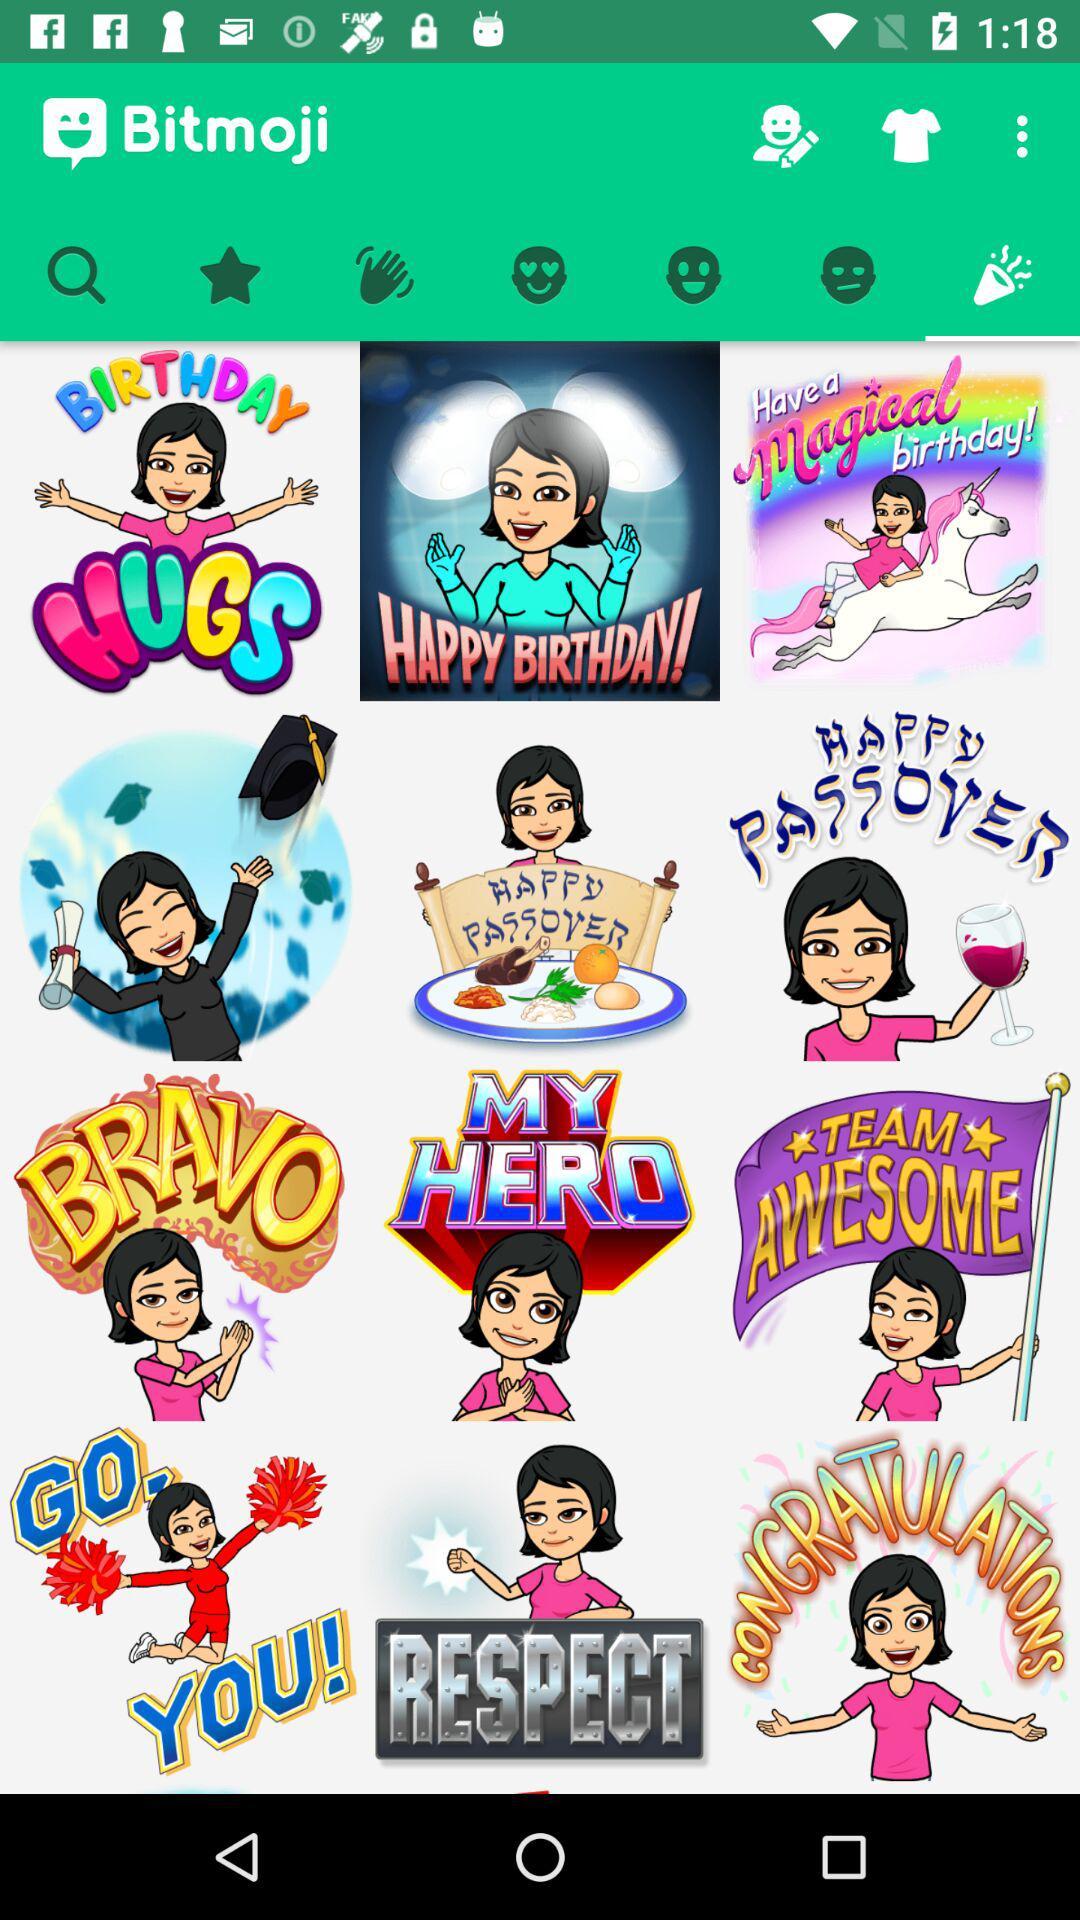 The width and height of the screenshot is (1080, 1920). What do you see at coordinates (180, 1240) in the screenshot?
I see `this button is used to select the bravo icon` at bounding box center [180, 1240].